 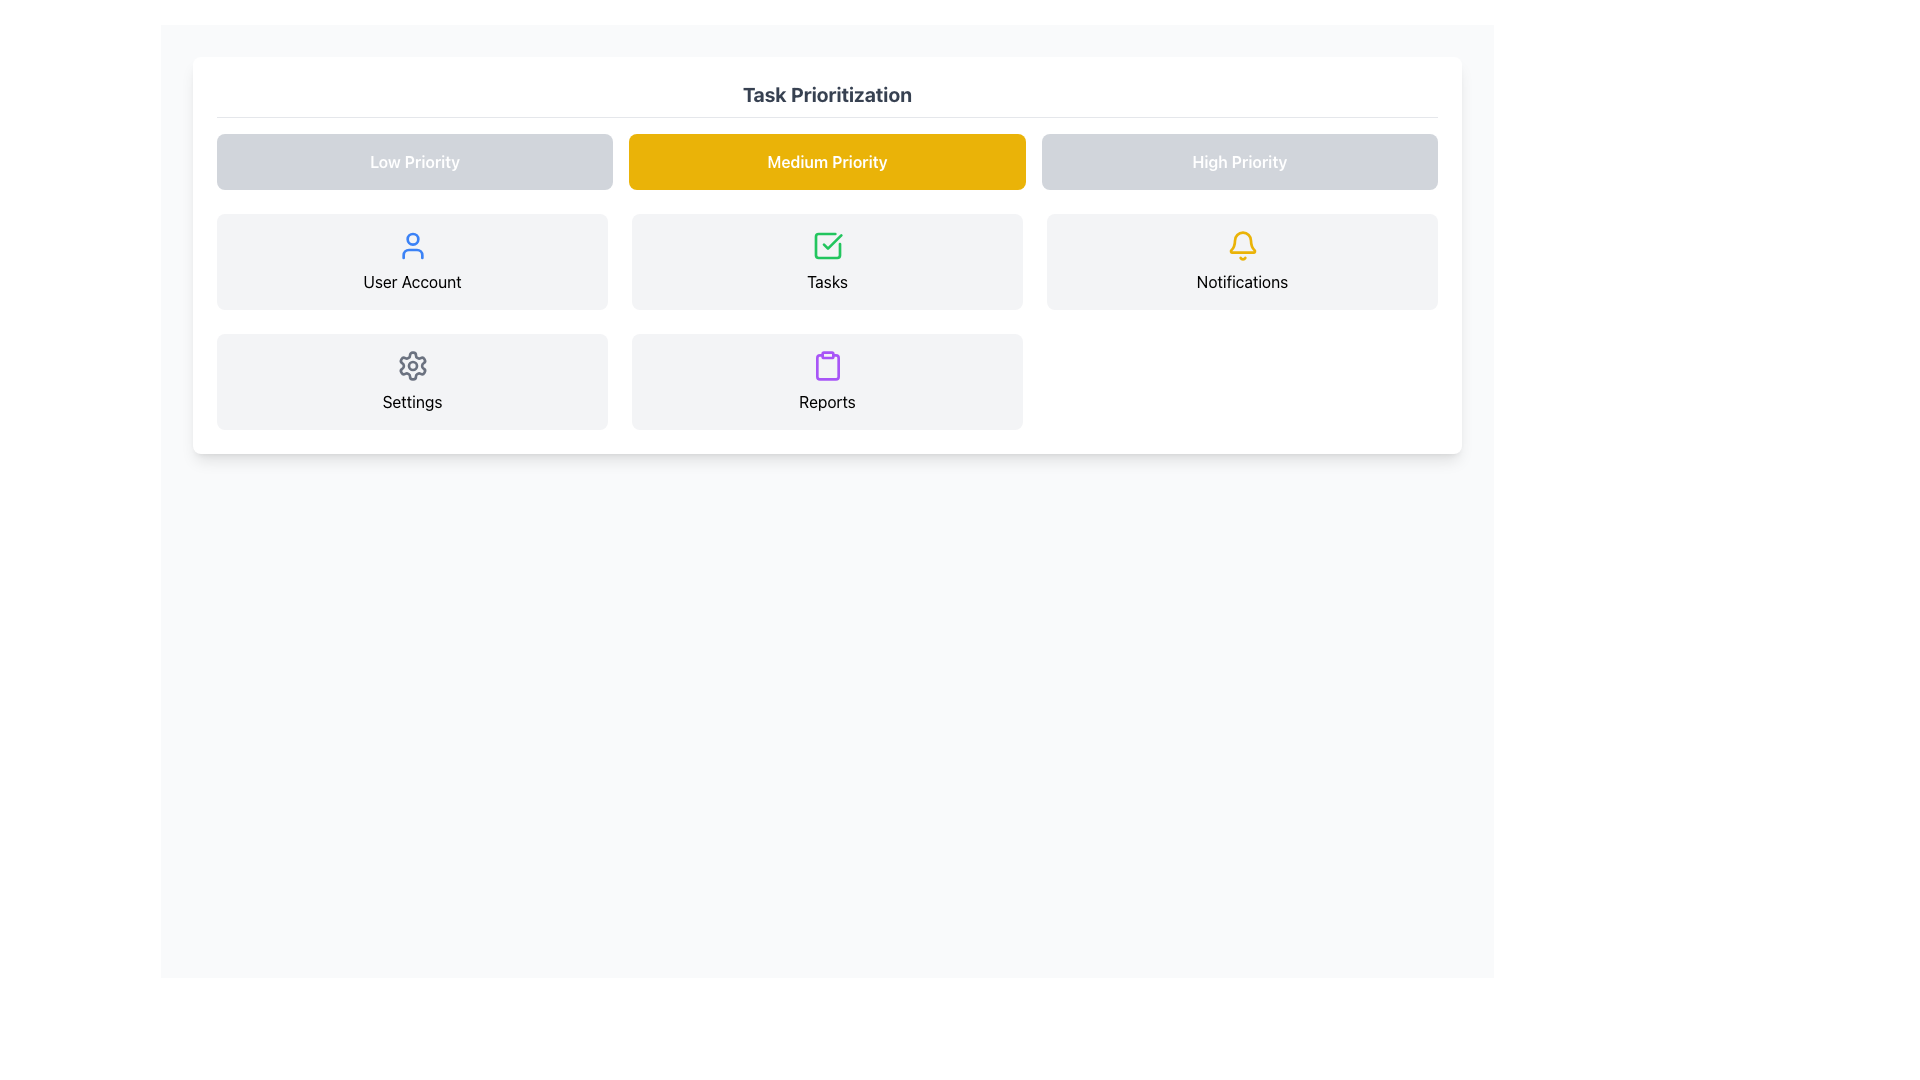 I want to click on the blue user silhouette icon located at the center-top of the 'User Account' box, so click(x=411, y=245).